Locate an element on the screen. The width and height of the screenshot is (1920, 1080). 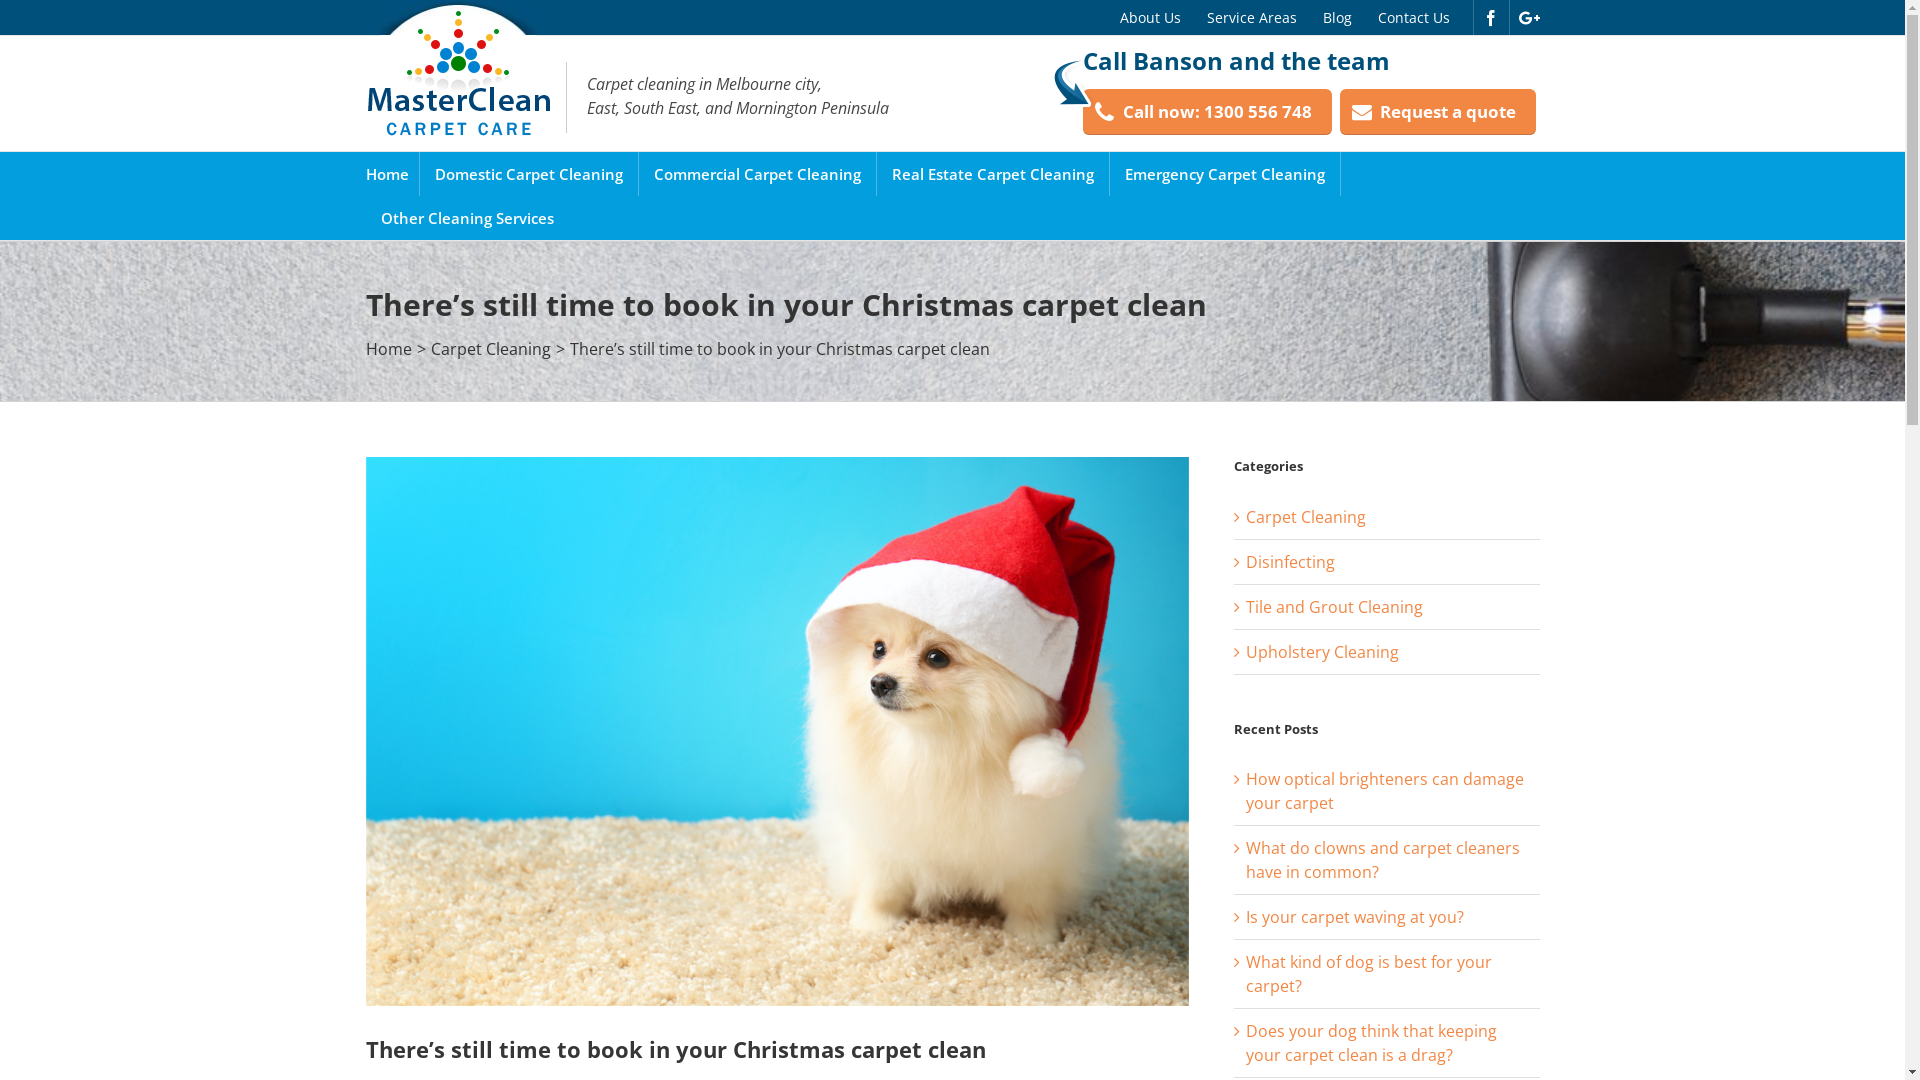
'Call now: 1300 556 748' is located at coordinates (1205, 112).